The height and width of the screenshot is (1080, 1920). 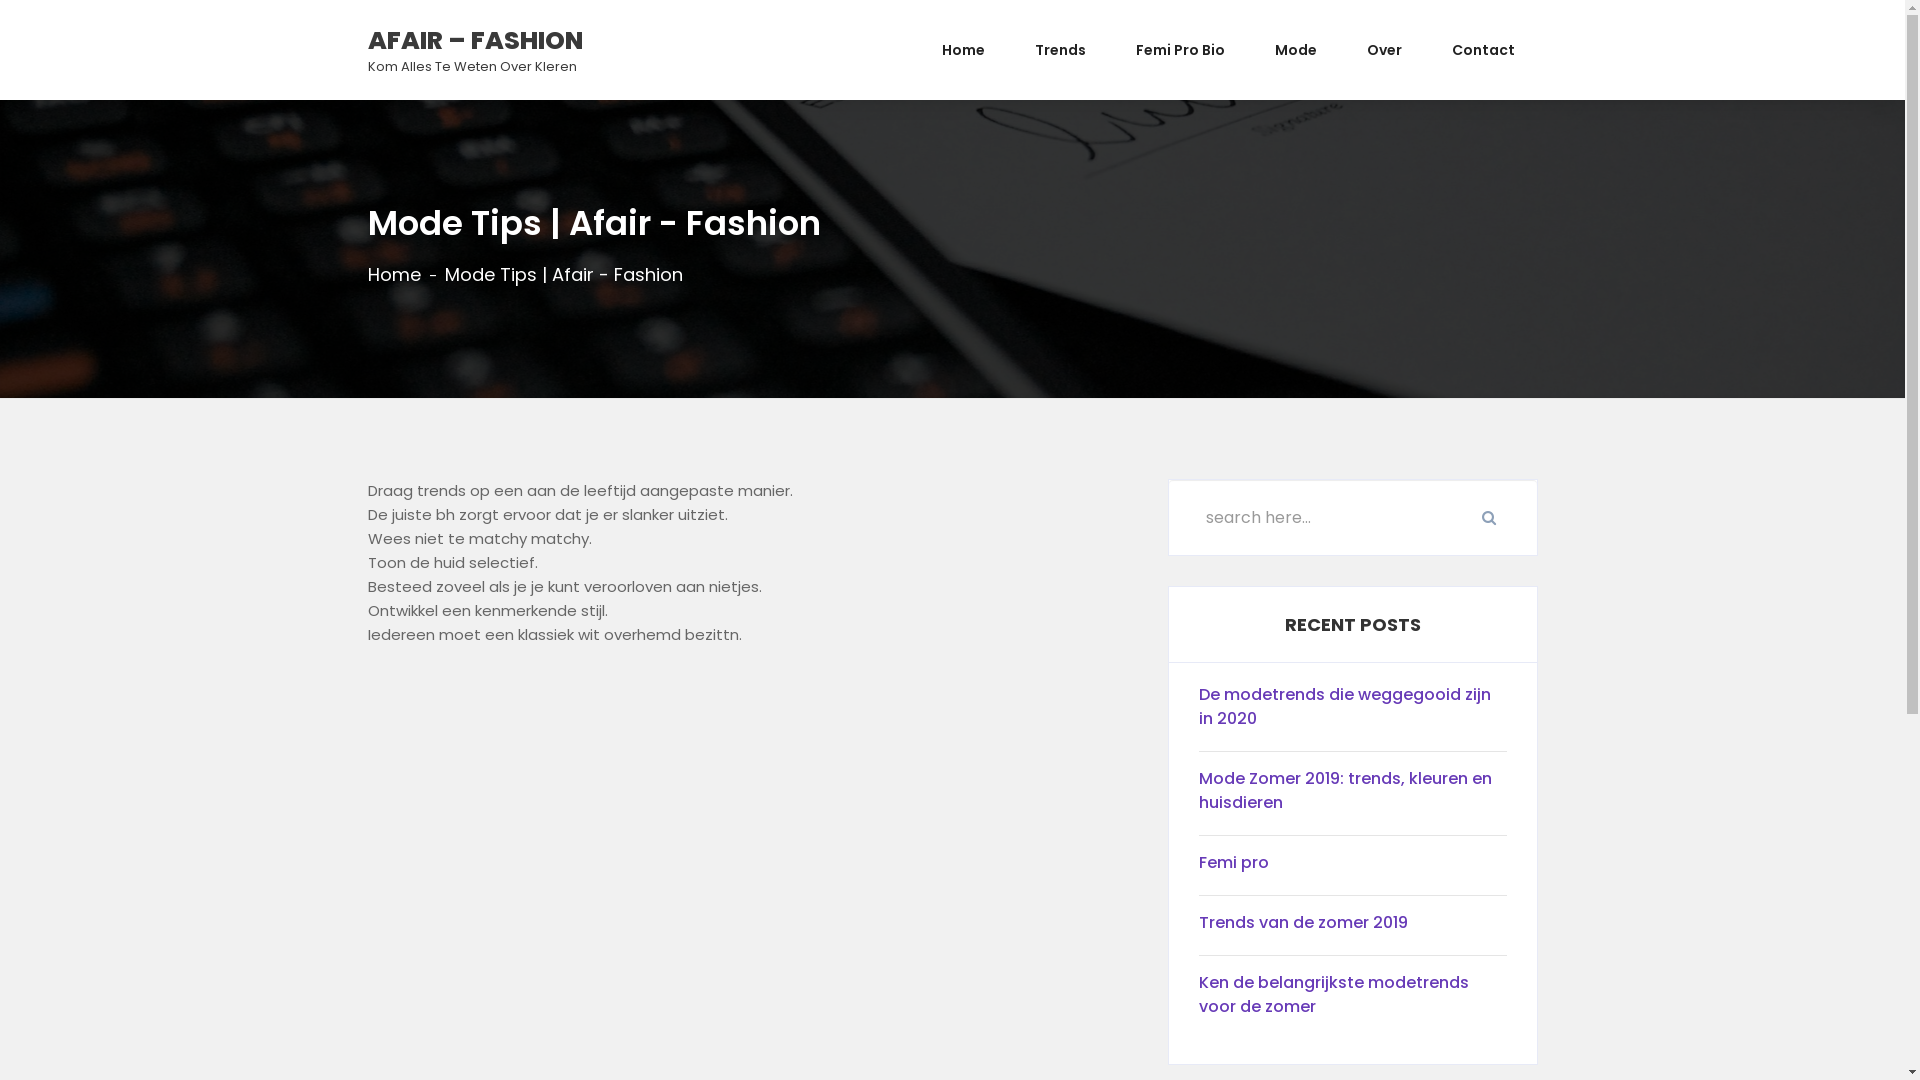 I want to click on 'Home', so click(x=394, y=274).